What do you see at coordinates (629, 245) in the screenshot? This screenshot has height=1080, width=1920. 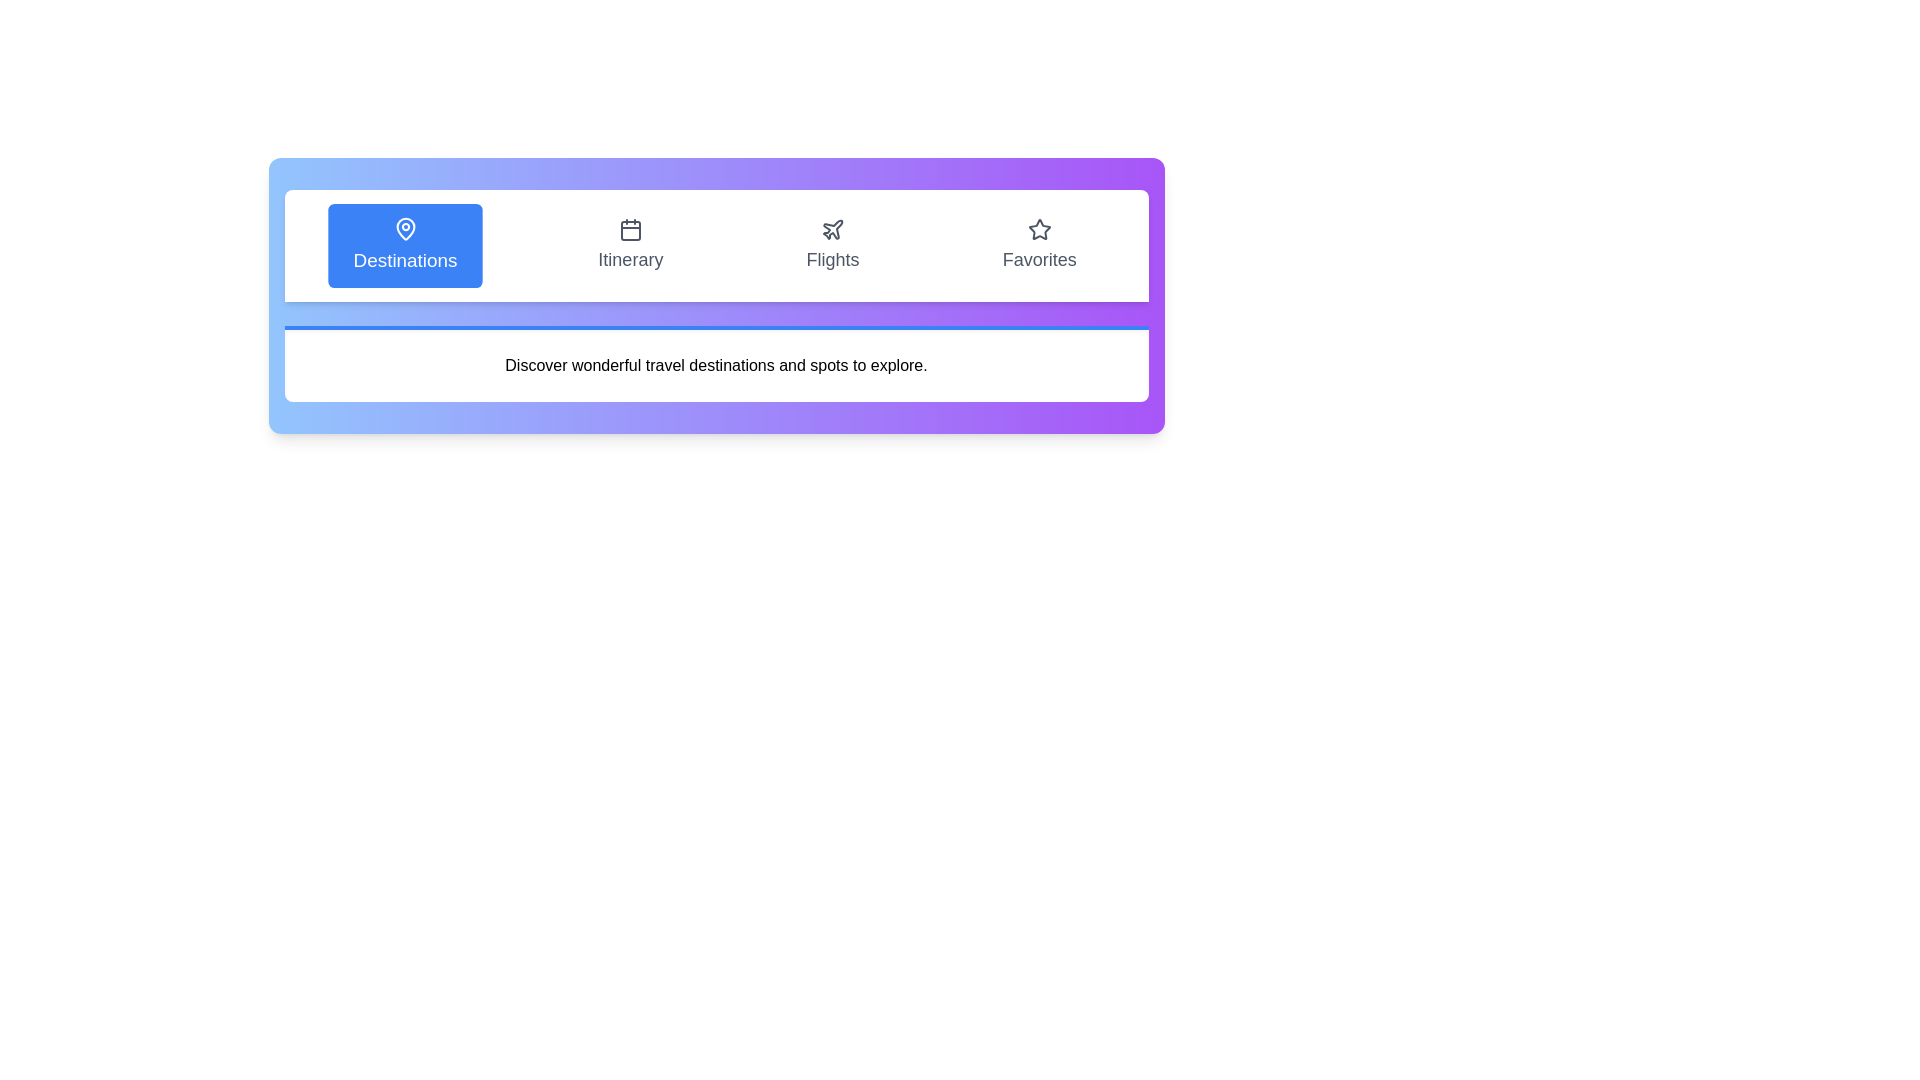 I see `the tab labeled Itinerary to view its content` at bounding box center [629, 245].